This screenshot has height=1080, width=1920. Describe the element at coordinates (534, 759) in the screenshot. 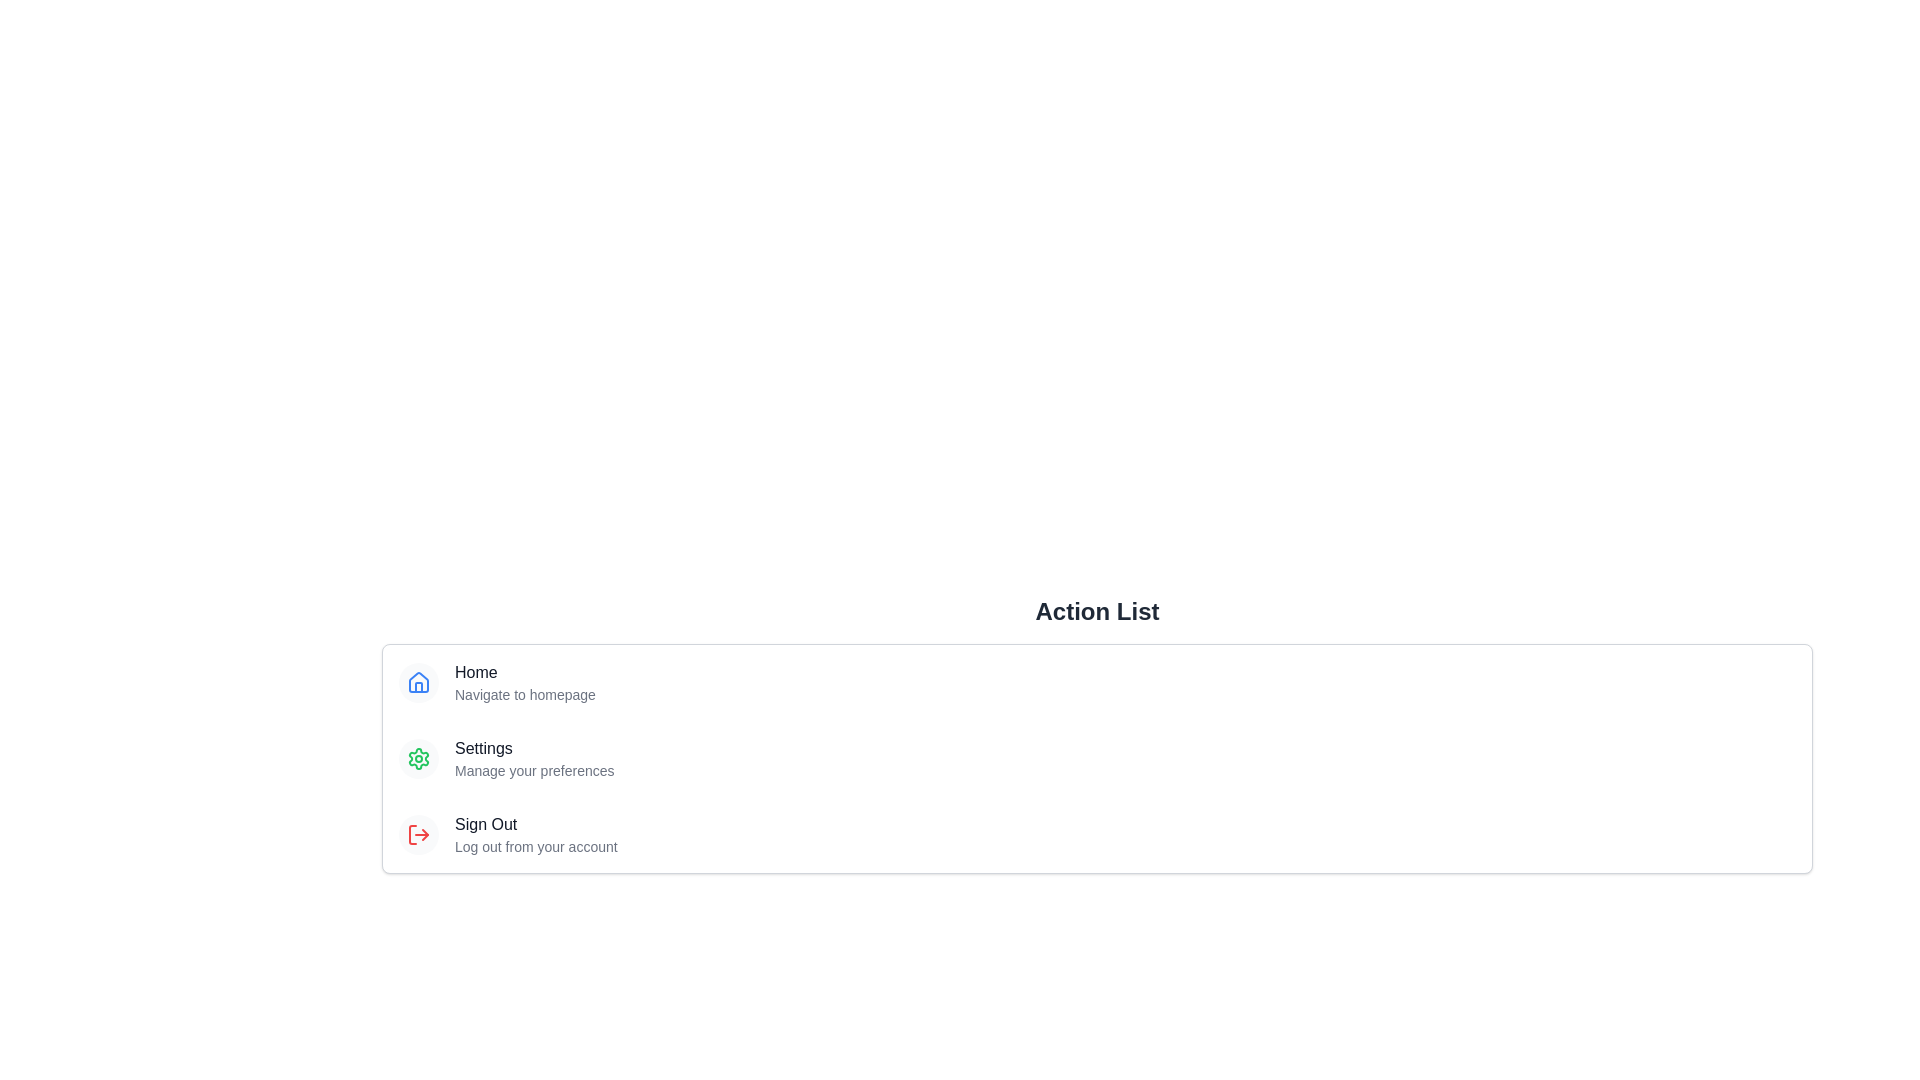

I see `the 'Settings' menu item, which features bold text and a smaller description below it` at that location.